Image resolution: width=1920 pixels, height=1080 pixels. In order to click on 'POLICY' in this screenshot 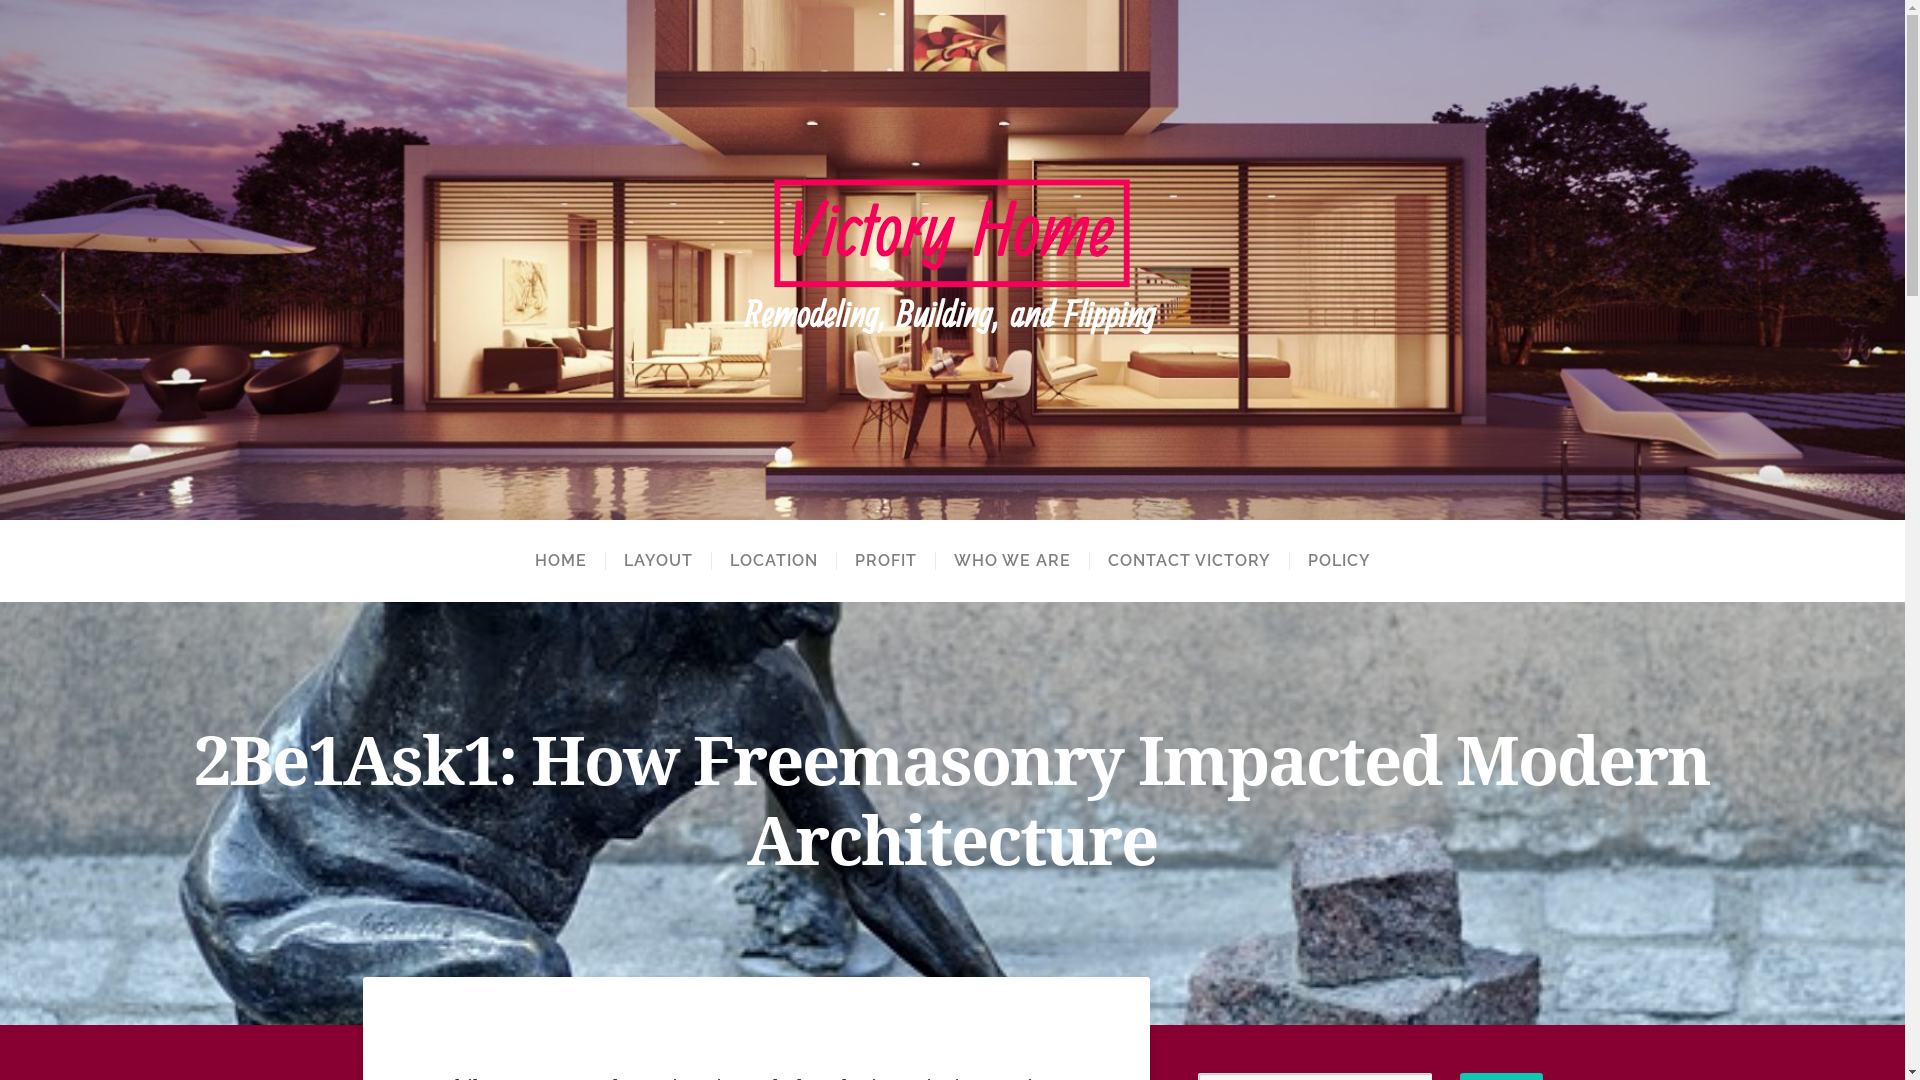, I will do `click(1287, 560)`.